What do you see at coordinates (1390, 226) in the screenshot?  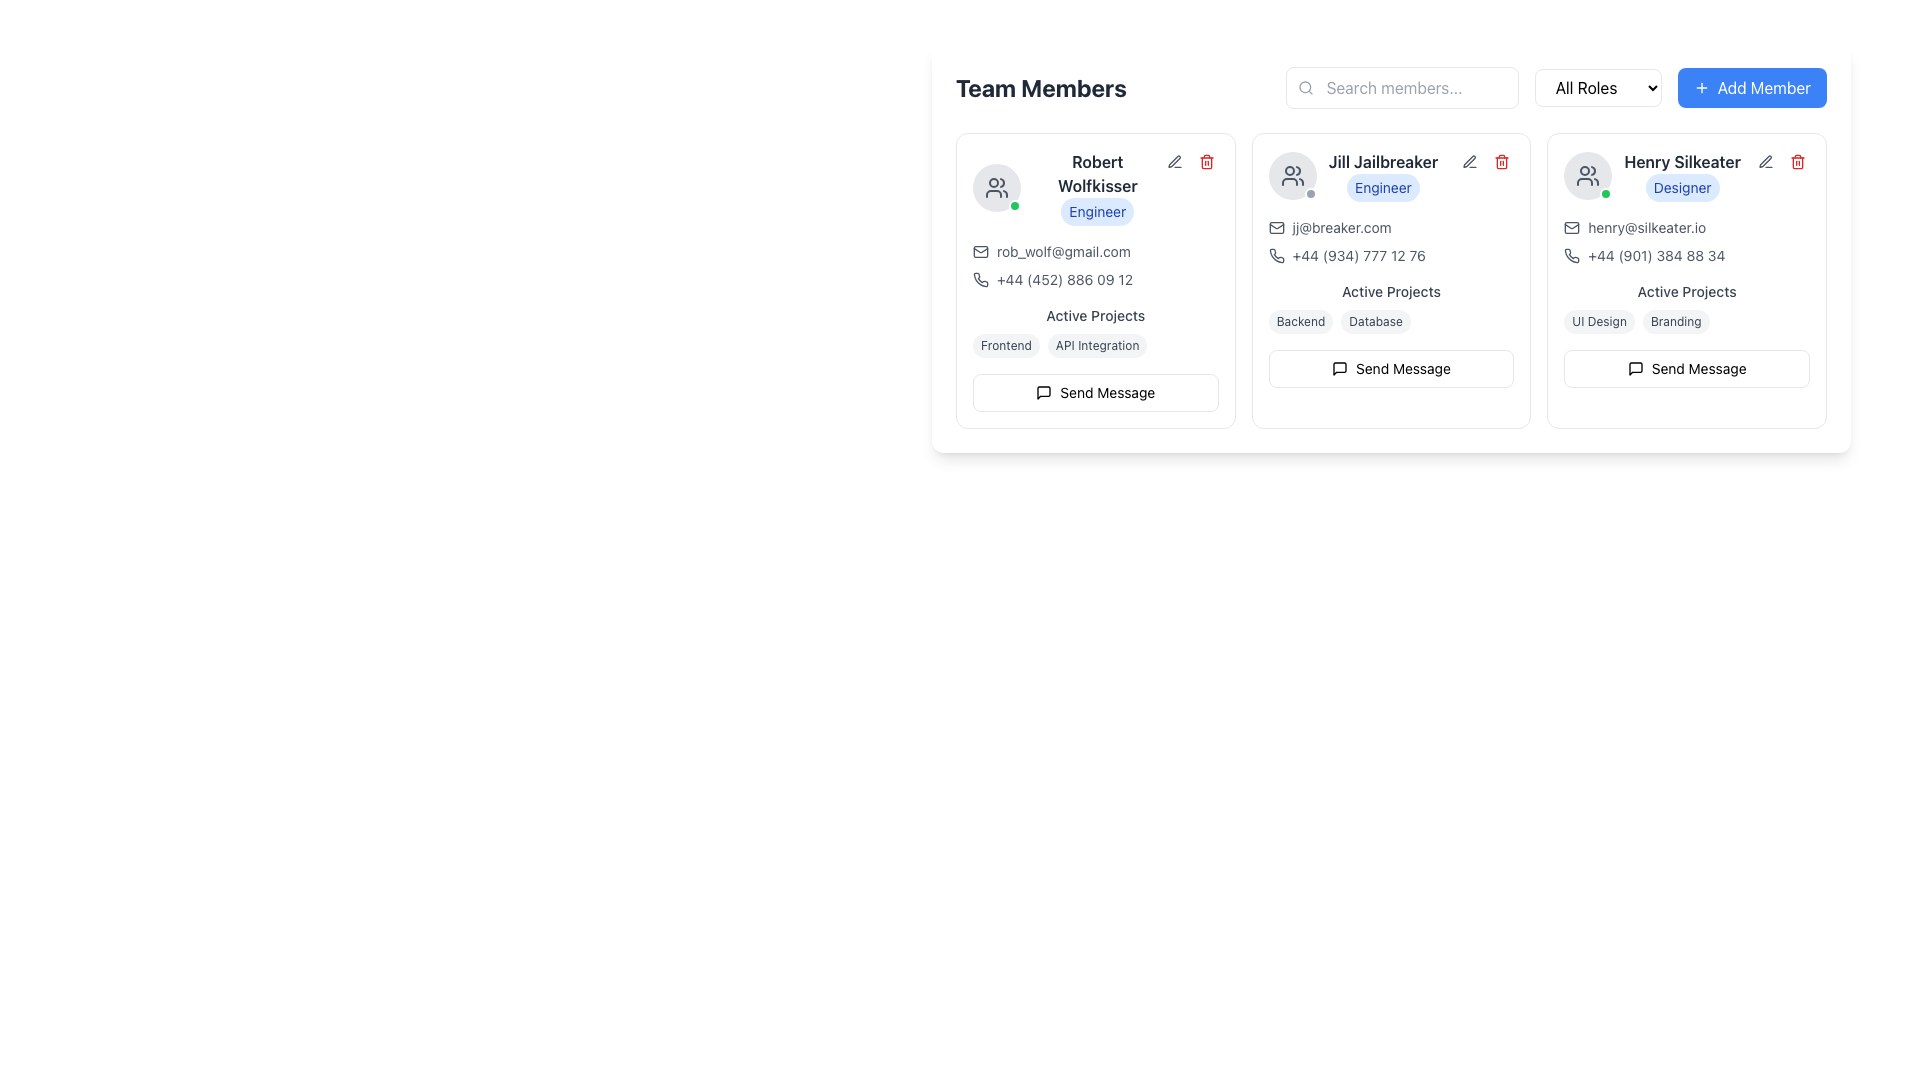 I see `the Email link displaying the address 'jj@breaker.com' located beneath Jill Jailbreaker's name in the team members section` at bounding box center [1390, 226].